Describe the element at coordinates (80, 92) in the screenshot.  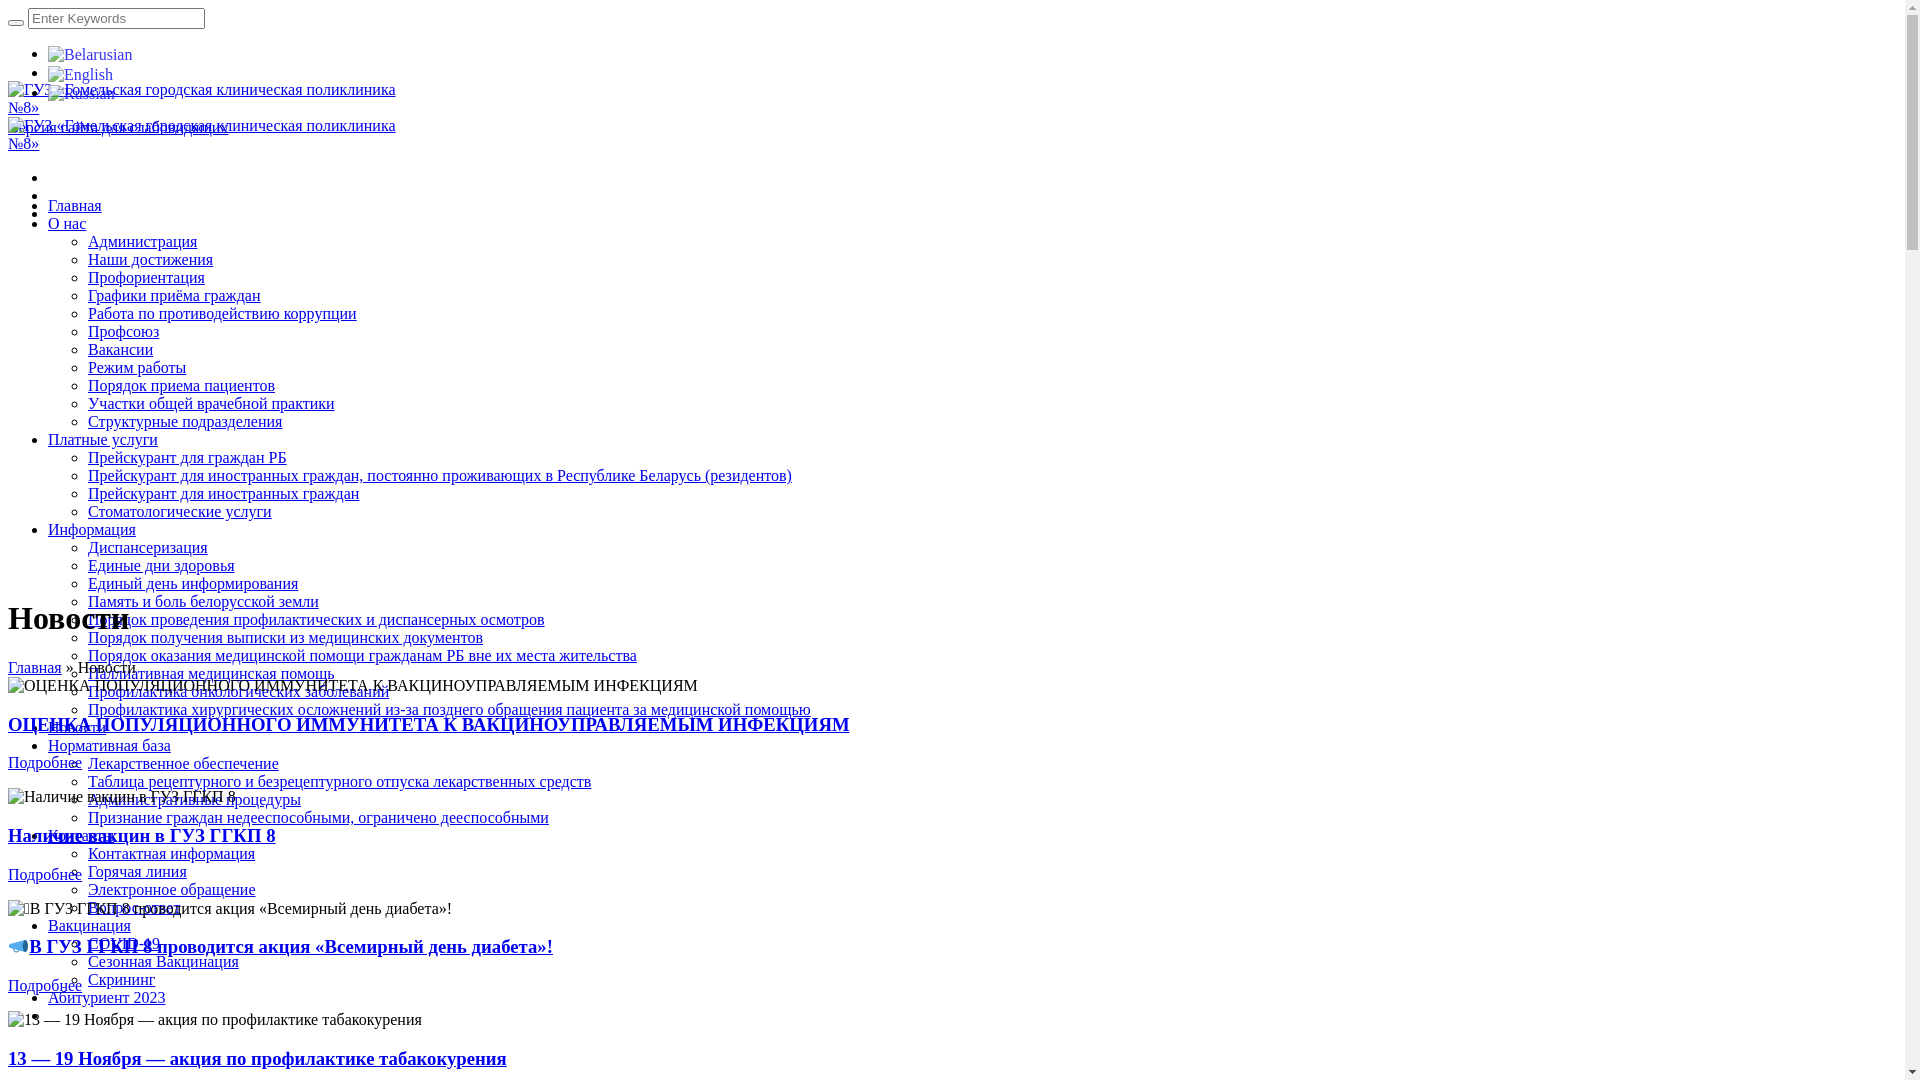
I see `'Russian'` at that location.